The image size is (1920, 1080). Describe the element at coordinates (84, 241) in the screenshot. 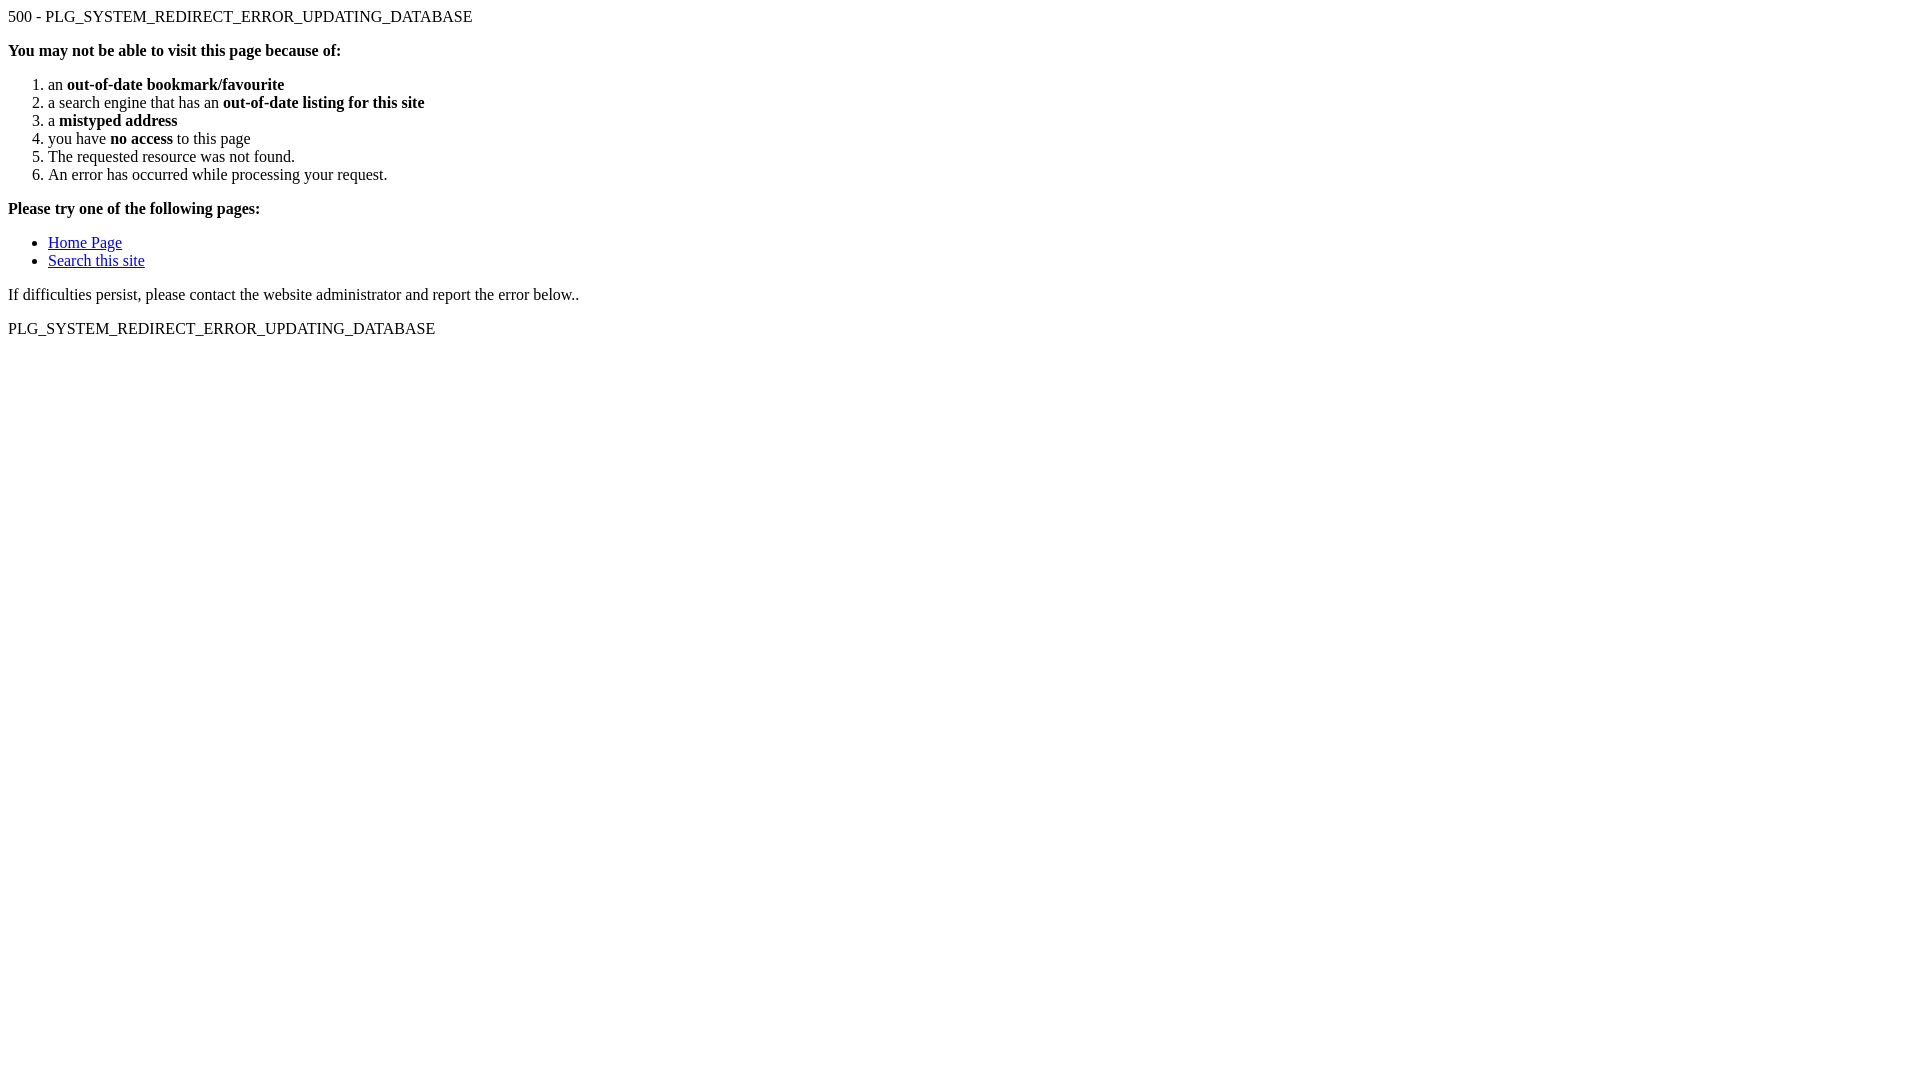

I see `'Home Page'` at that location.